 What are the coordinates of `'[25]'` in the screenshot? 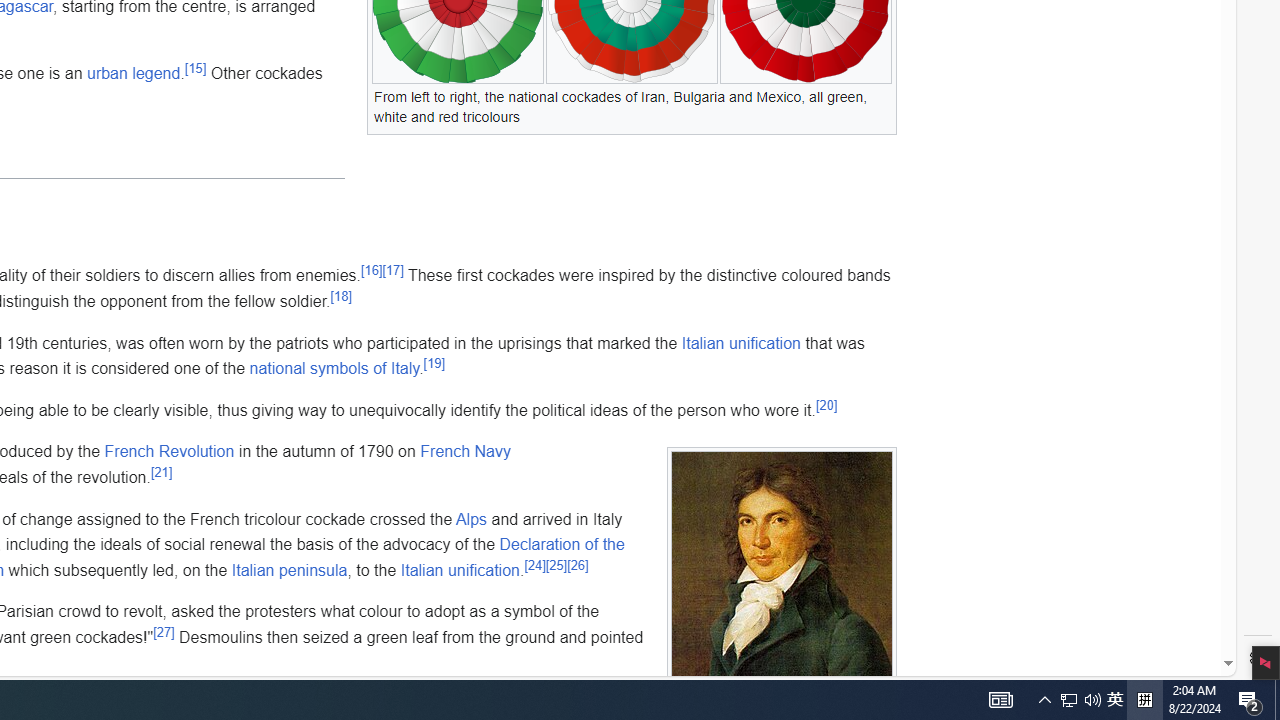 It's located at (556, 565).